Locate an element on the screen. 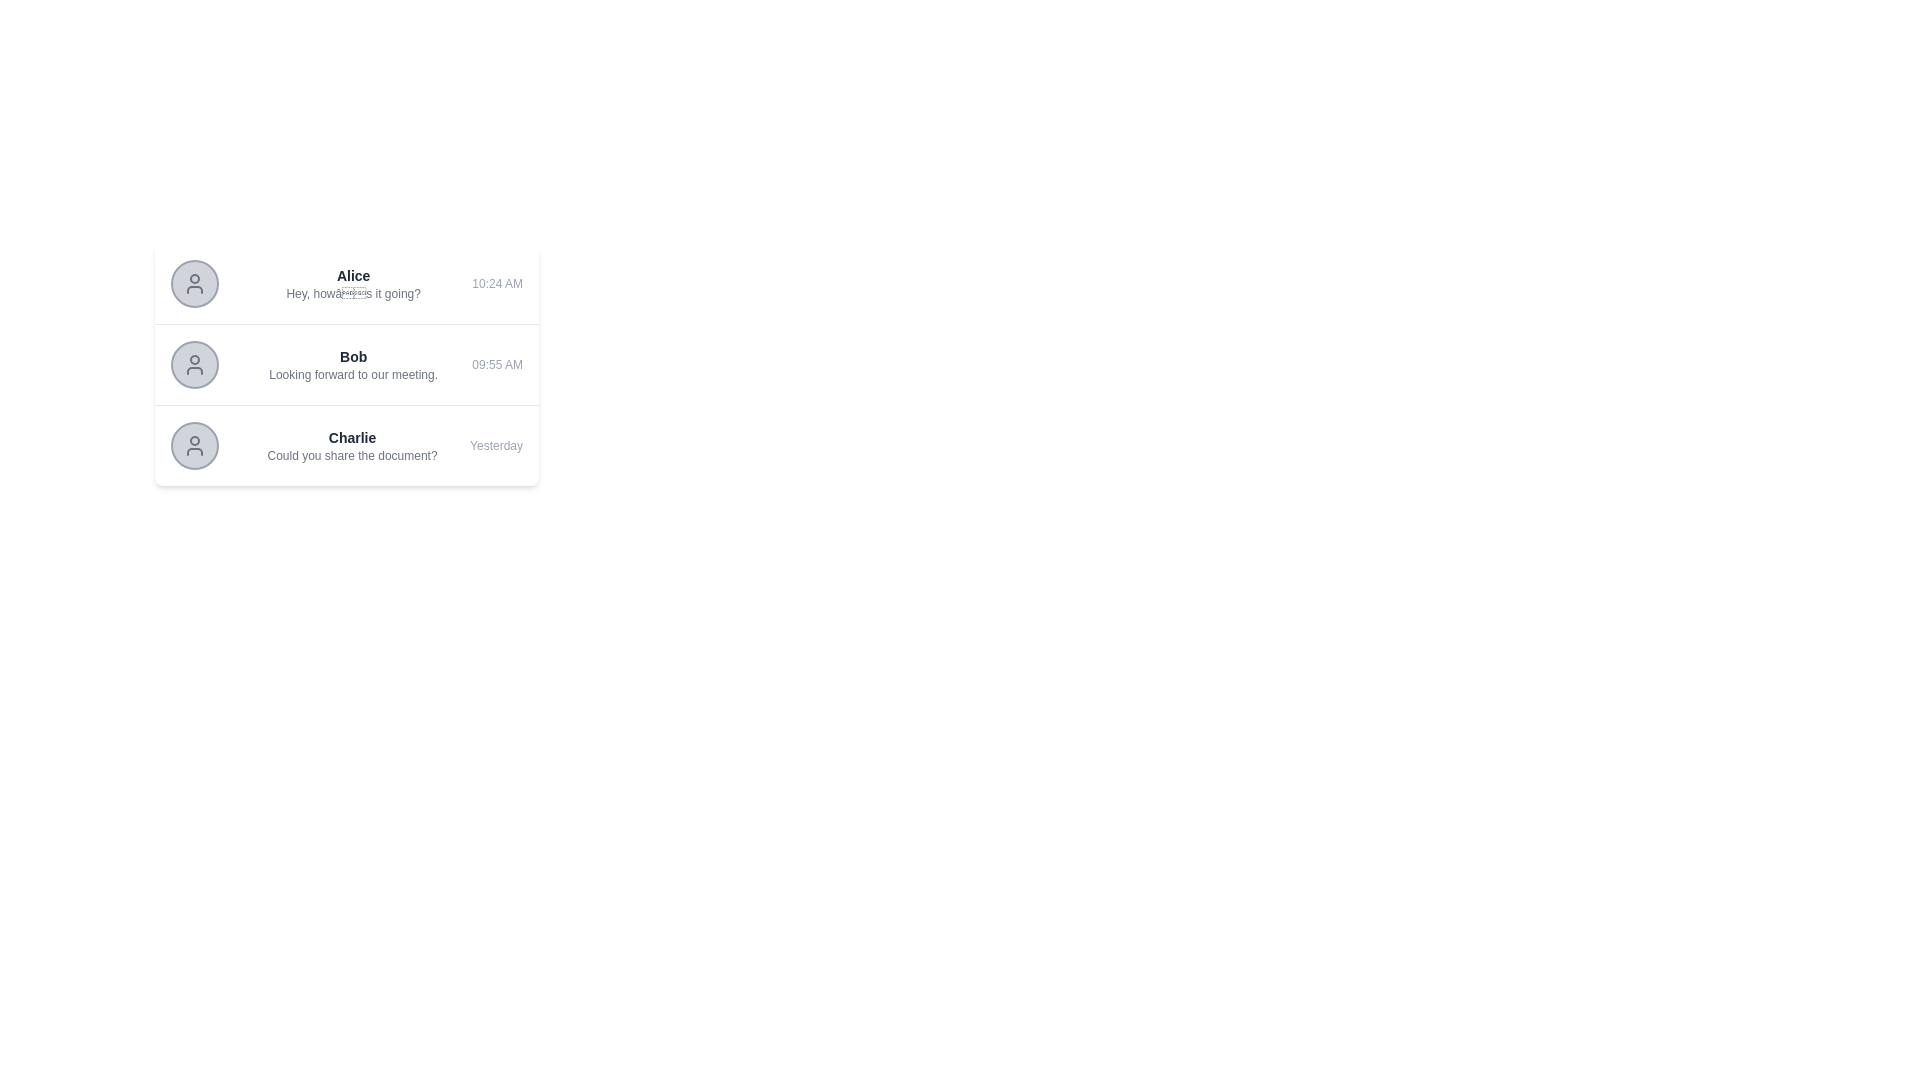  the text label displaying 'Bob' which is bold, small-sized, and grayish-black, located in the second row of user messages between an avatar and a description is located at coordinates (353, 356).